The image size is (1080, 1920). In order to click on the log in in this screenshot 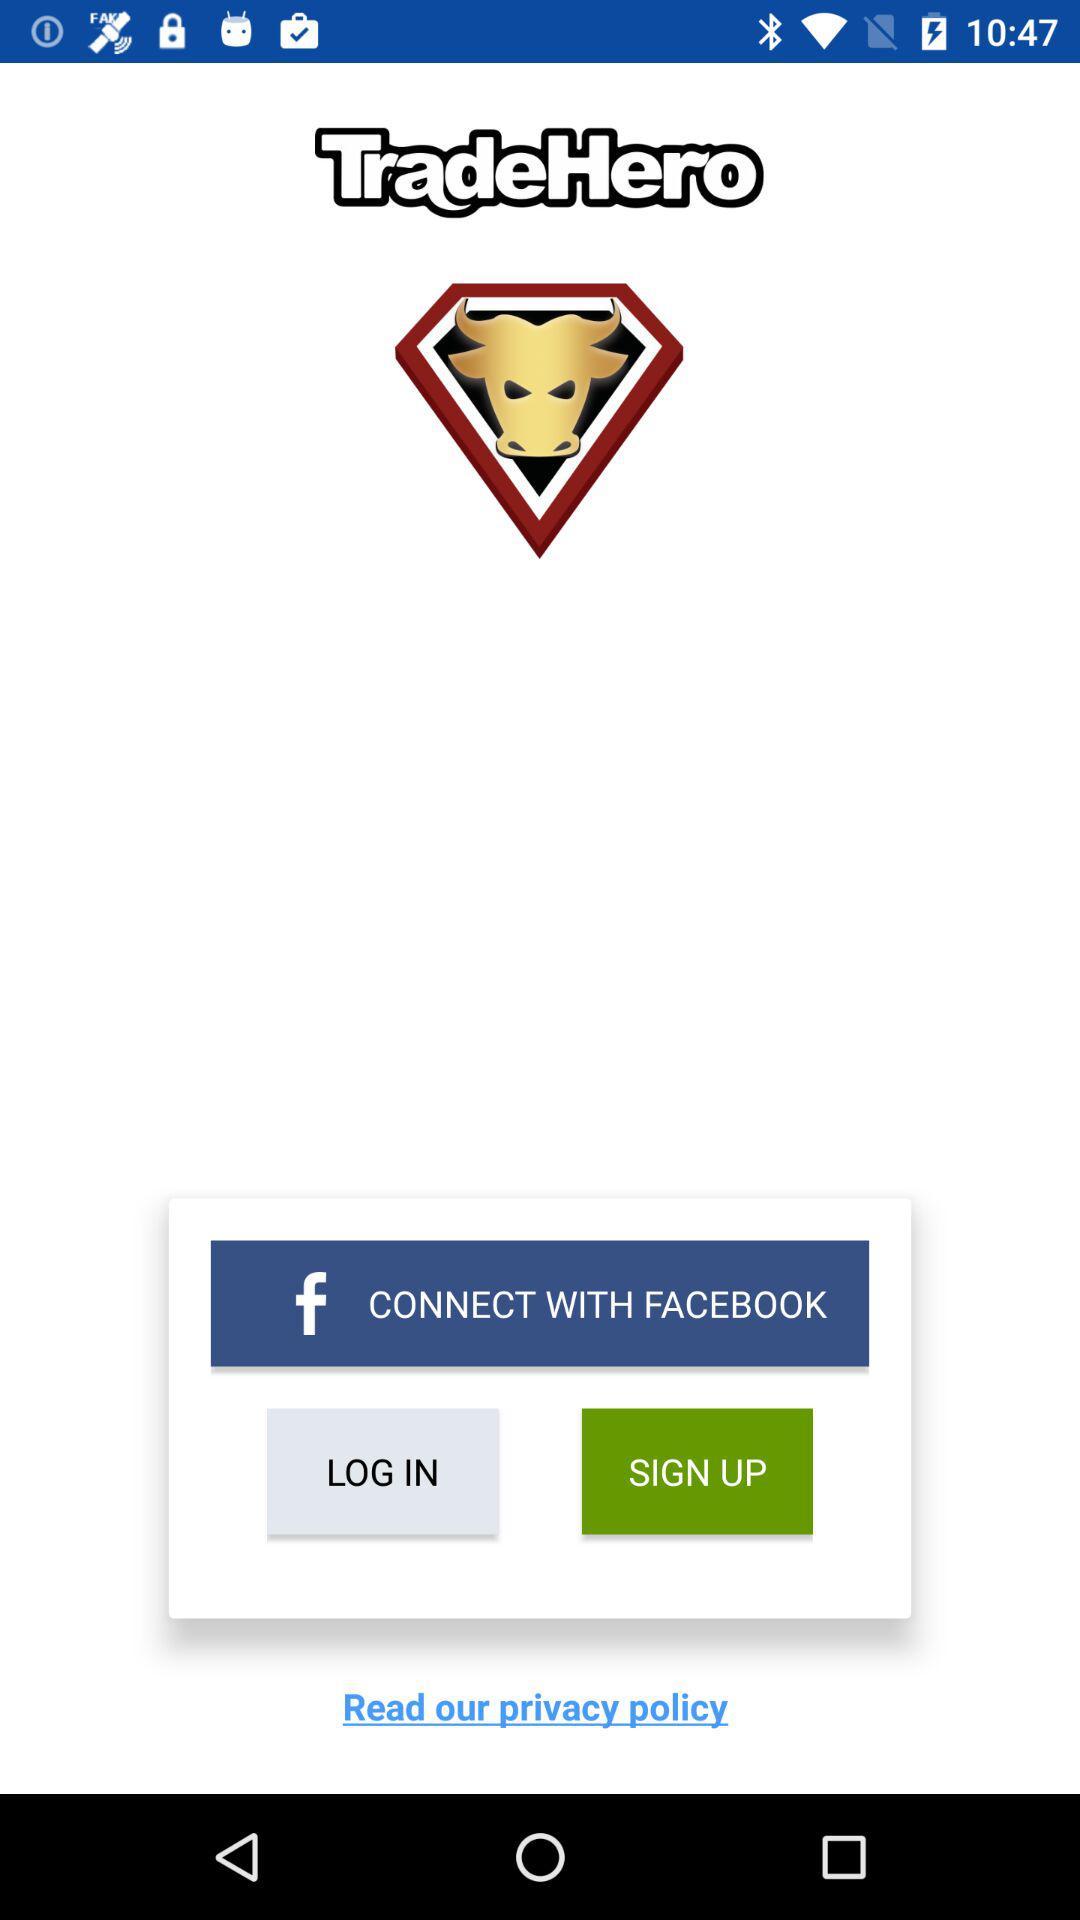, I will do `click(382, 1471)`.